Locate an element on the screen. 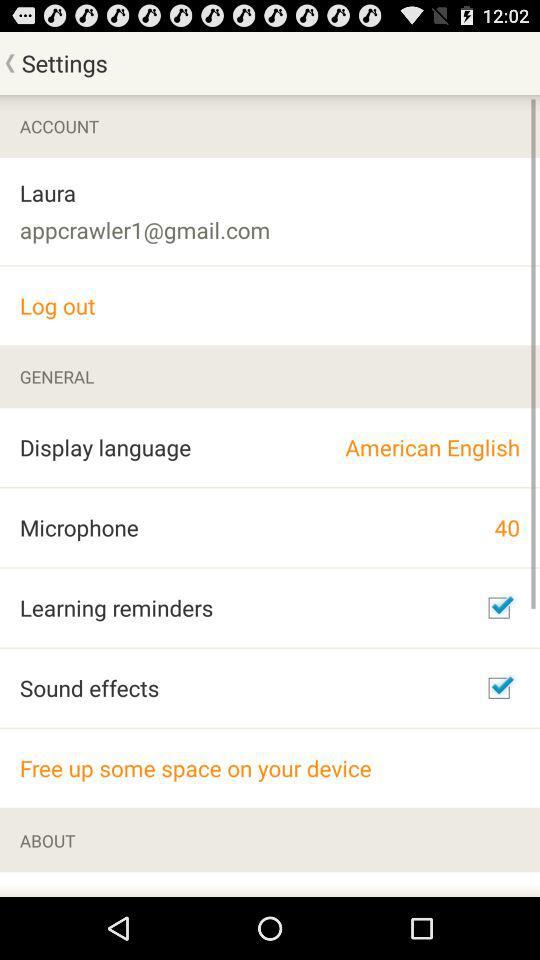  the icon below about is located at coordinates (109, 883).